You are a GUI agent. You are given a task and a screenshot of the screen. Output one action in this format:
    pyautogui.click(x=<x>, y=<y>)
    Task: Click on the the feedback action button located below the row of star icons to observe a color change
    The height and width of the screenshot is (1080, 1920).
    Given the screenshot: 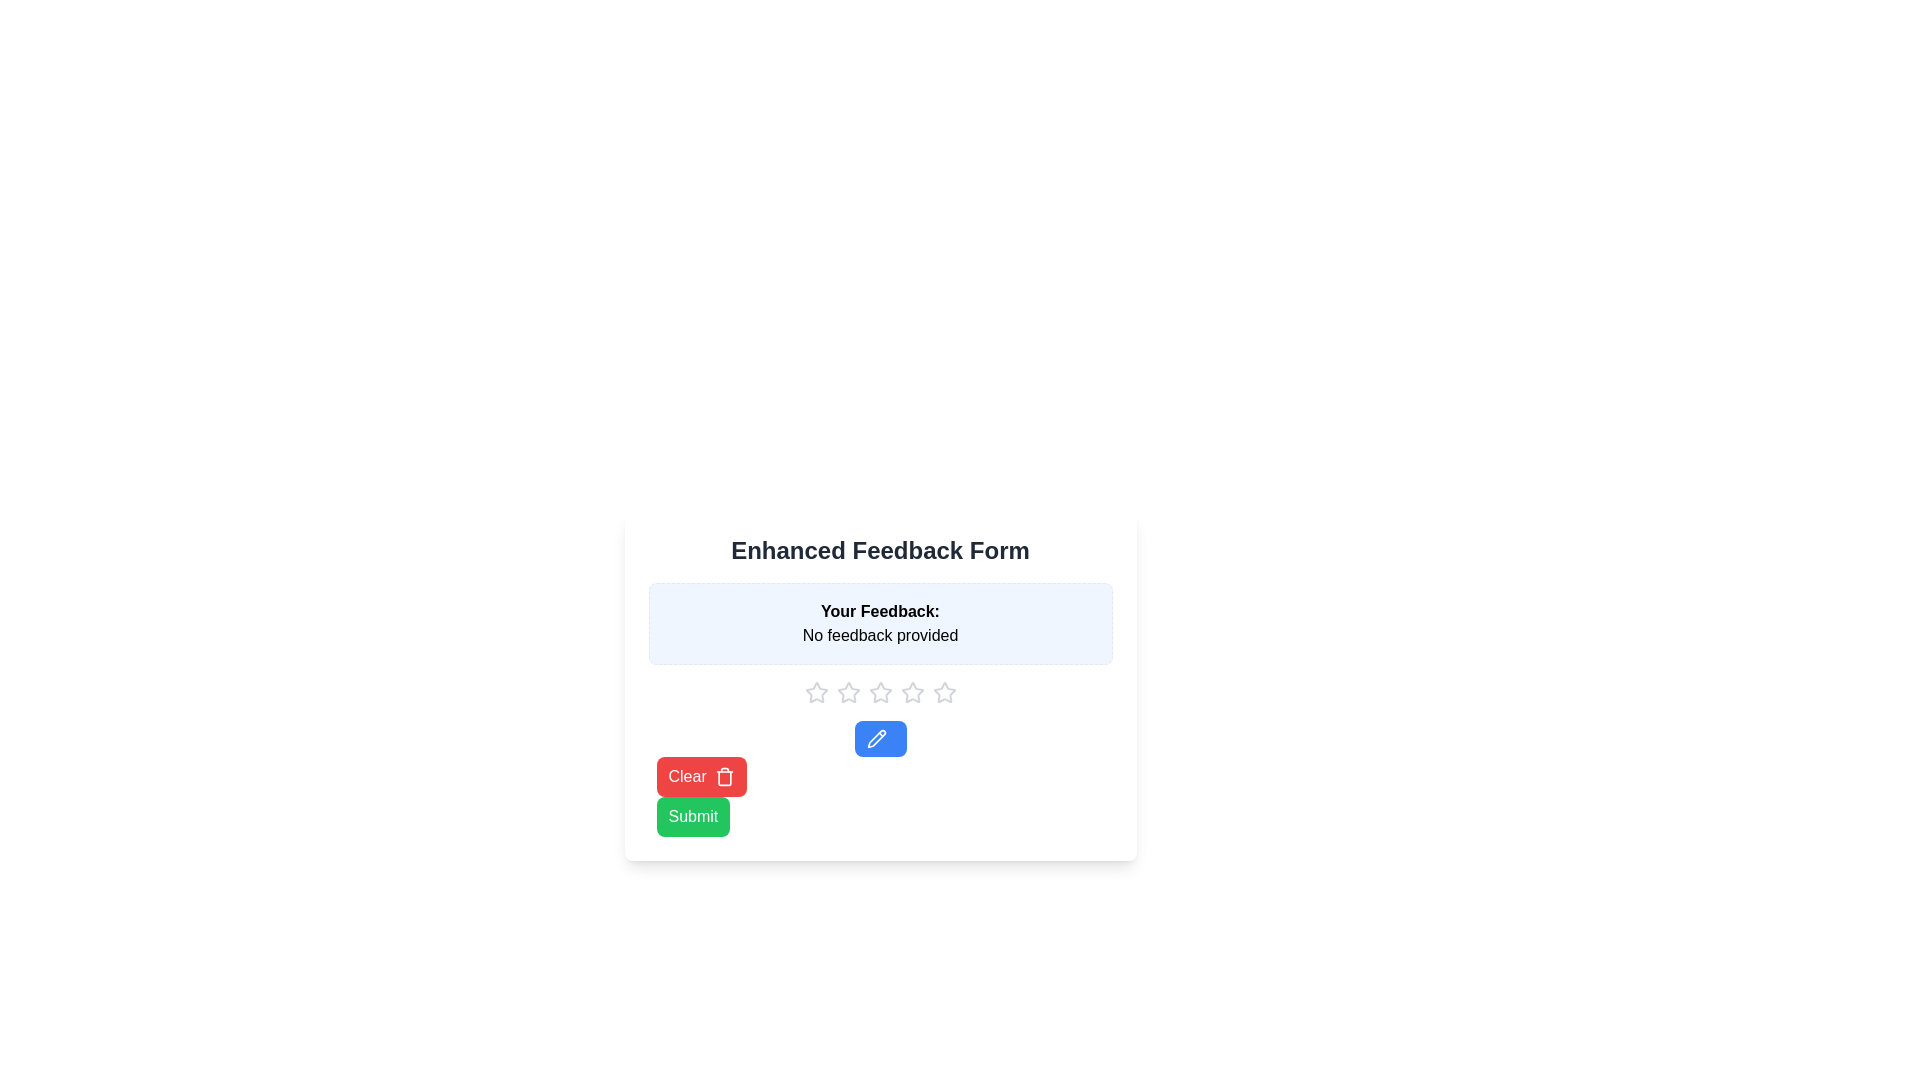 What is the action you would take?
    pyautogui.click(x=880, y=739)
    